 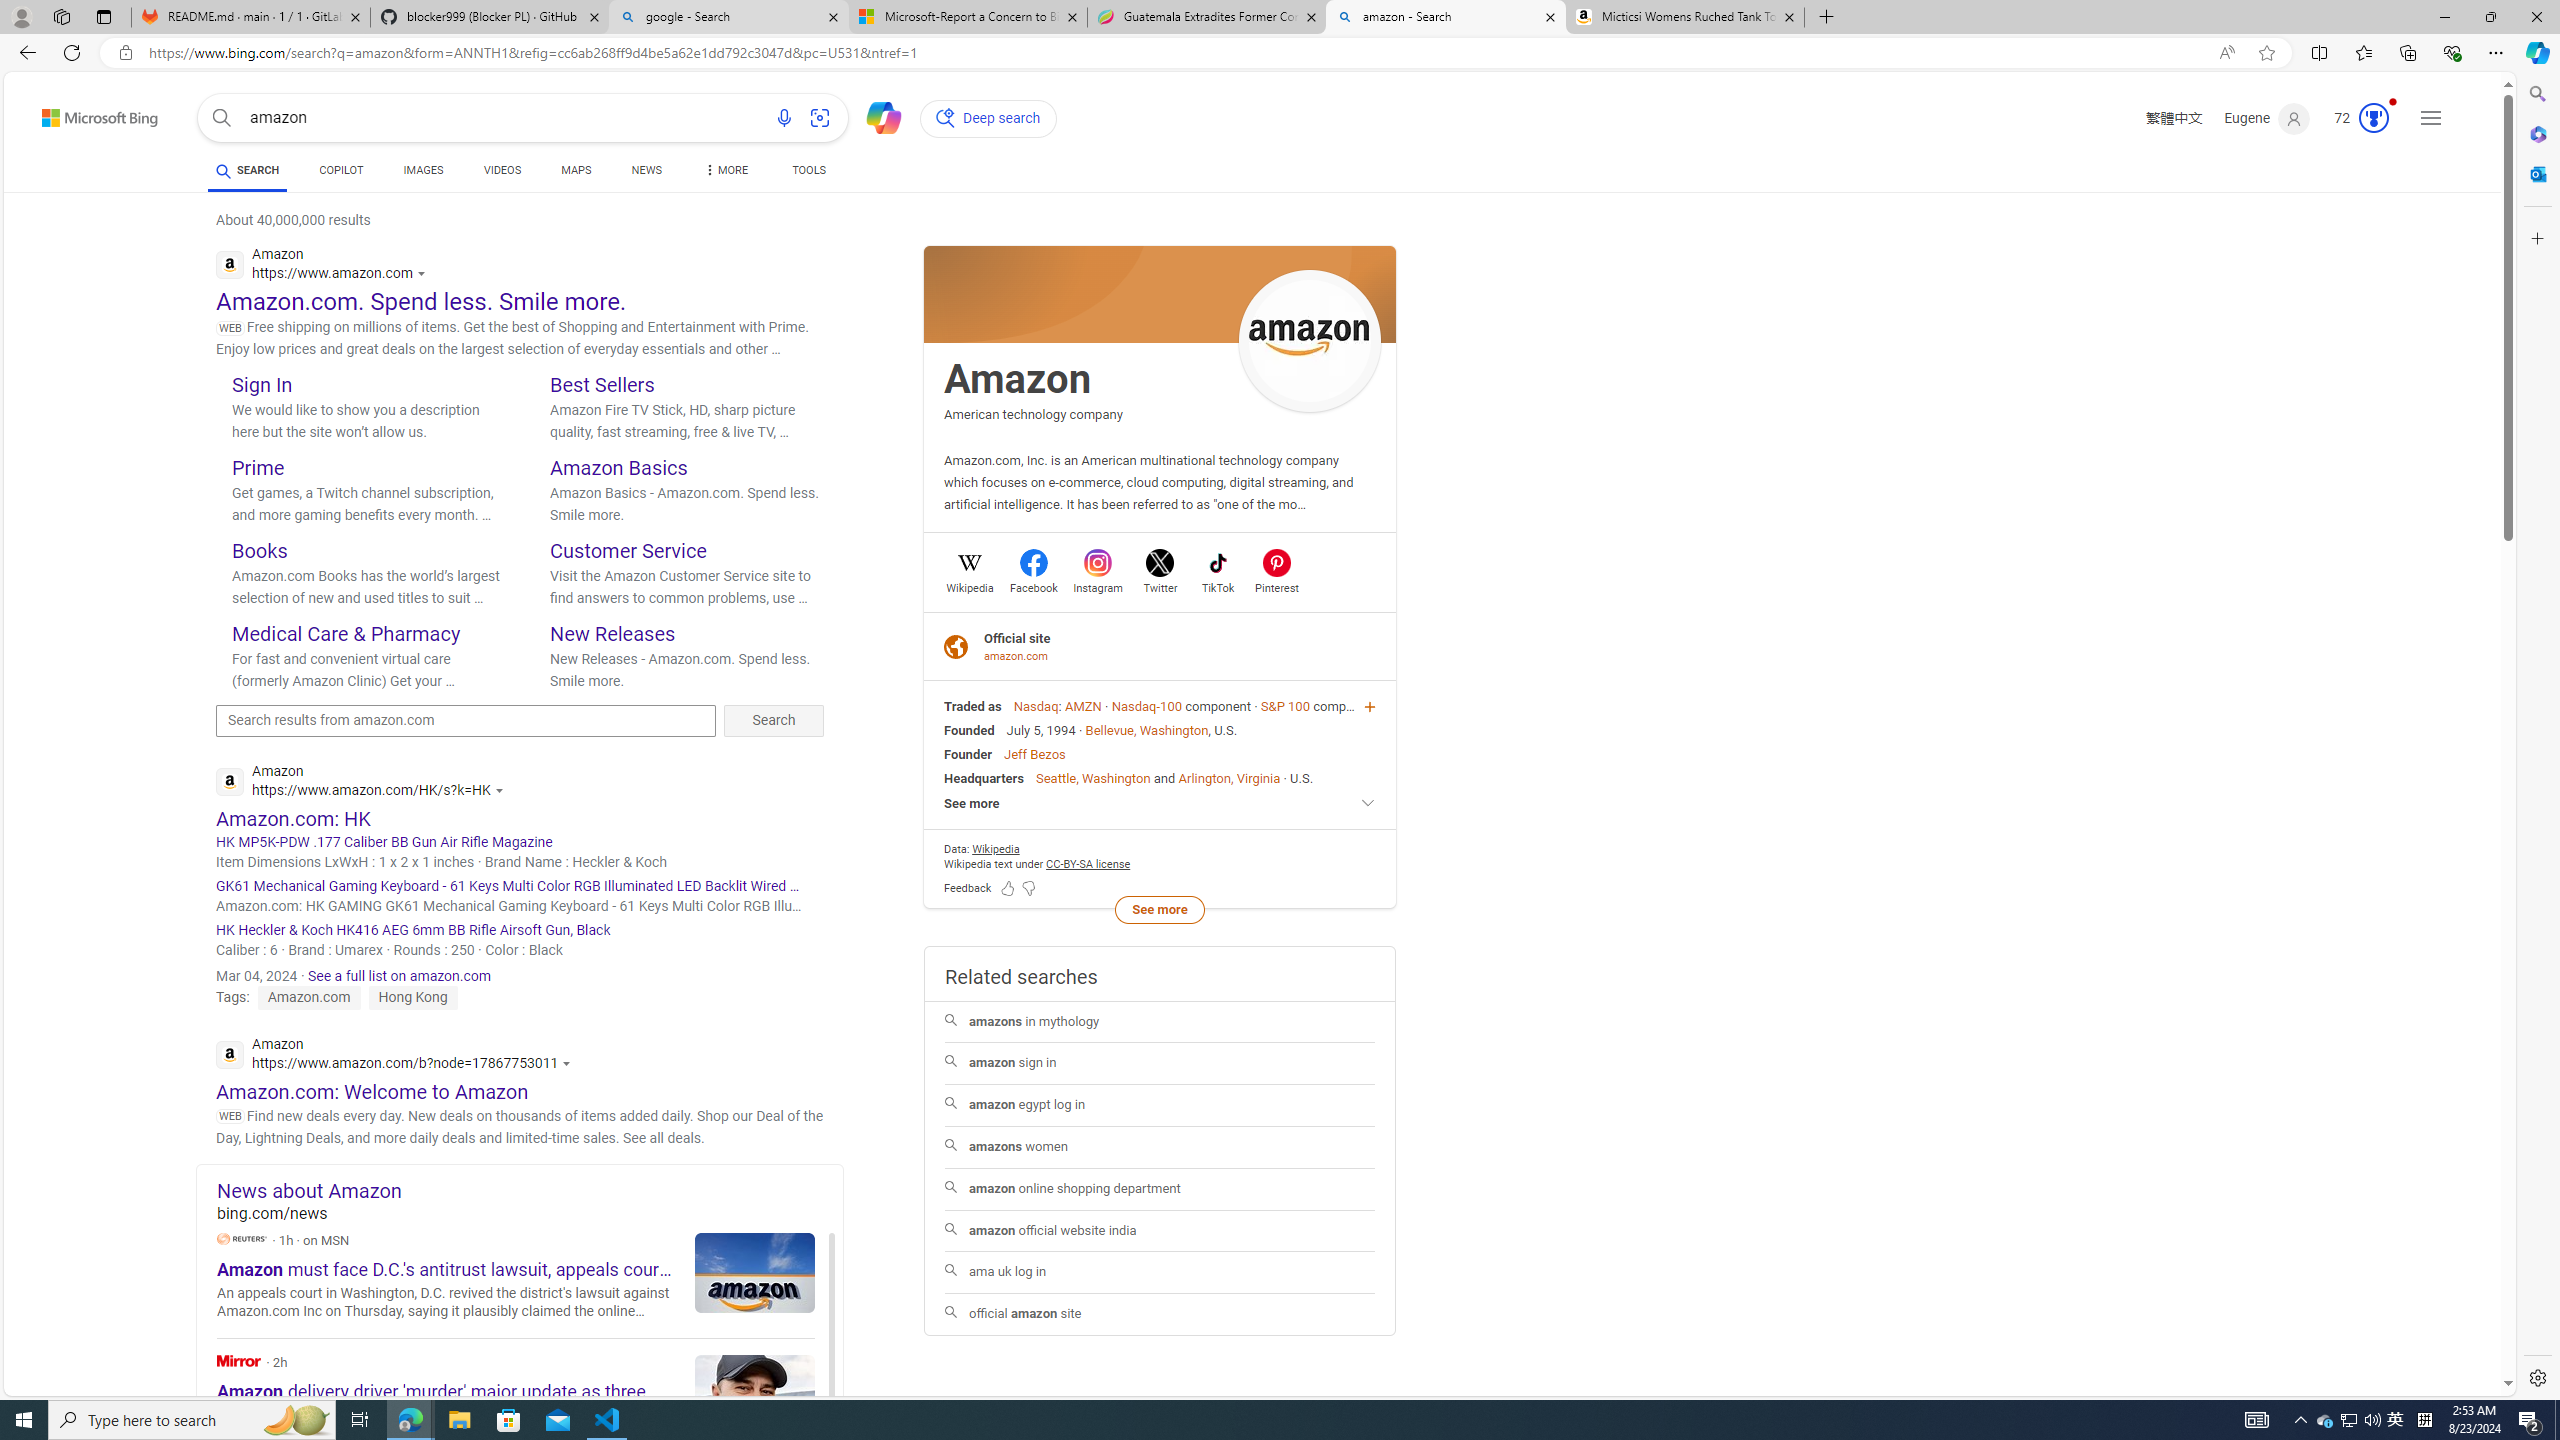 I want to click on 'Founder', so click(x=967, y=754).